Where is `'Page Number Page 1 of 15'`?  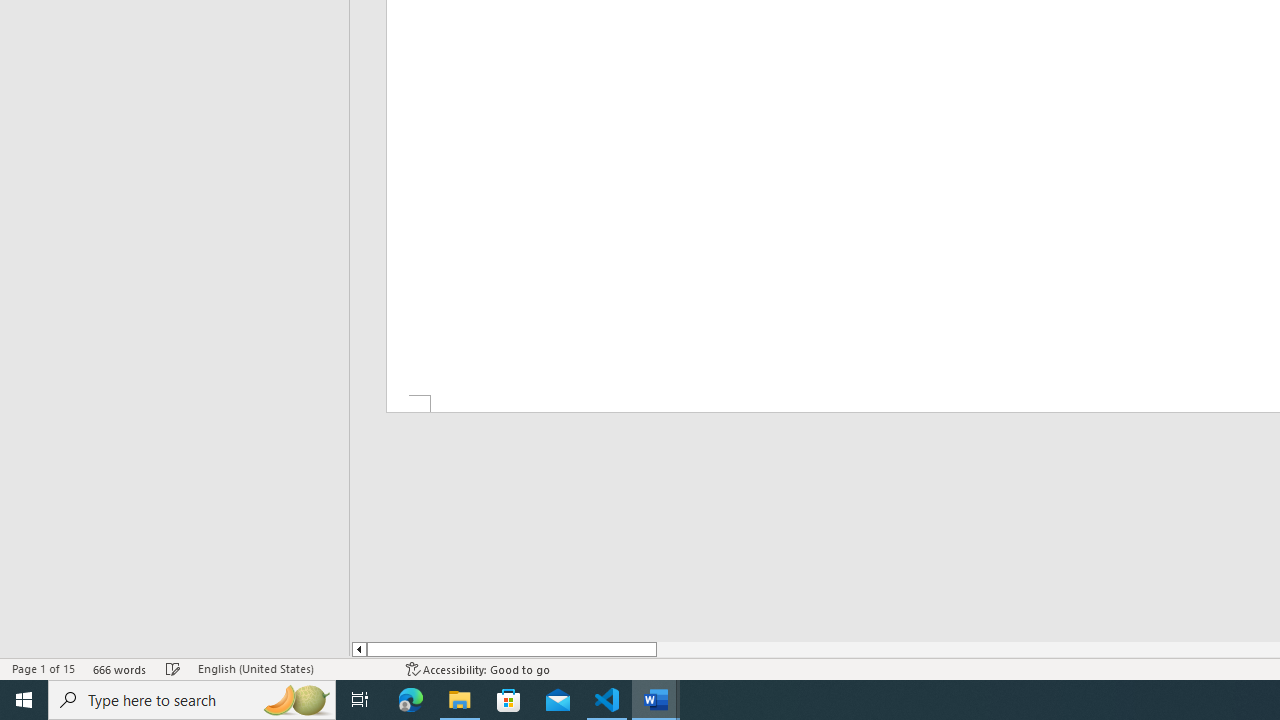 'Page Number Page 1 of 15' is located at coordinates (43, 669).